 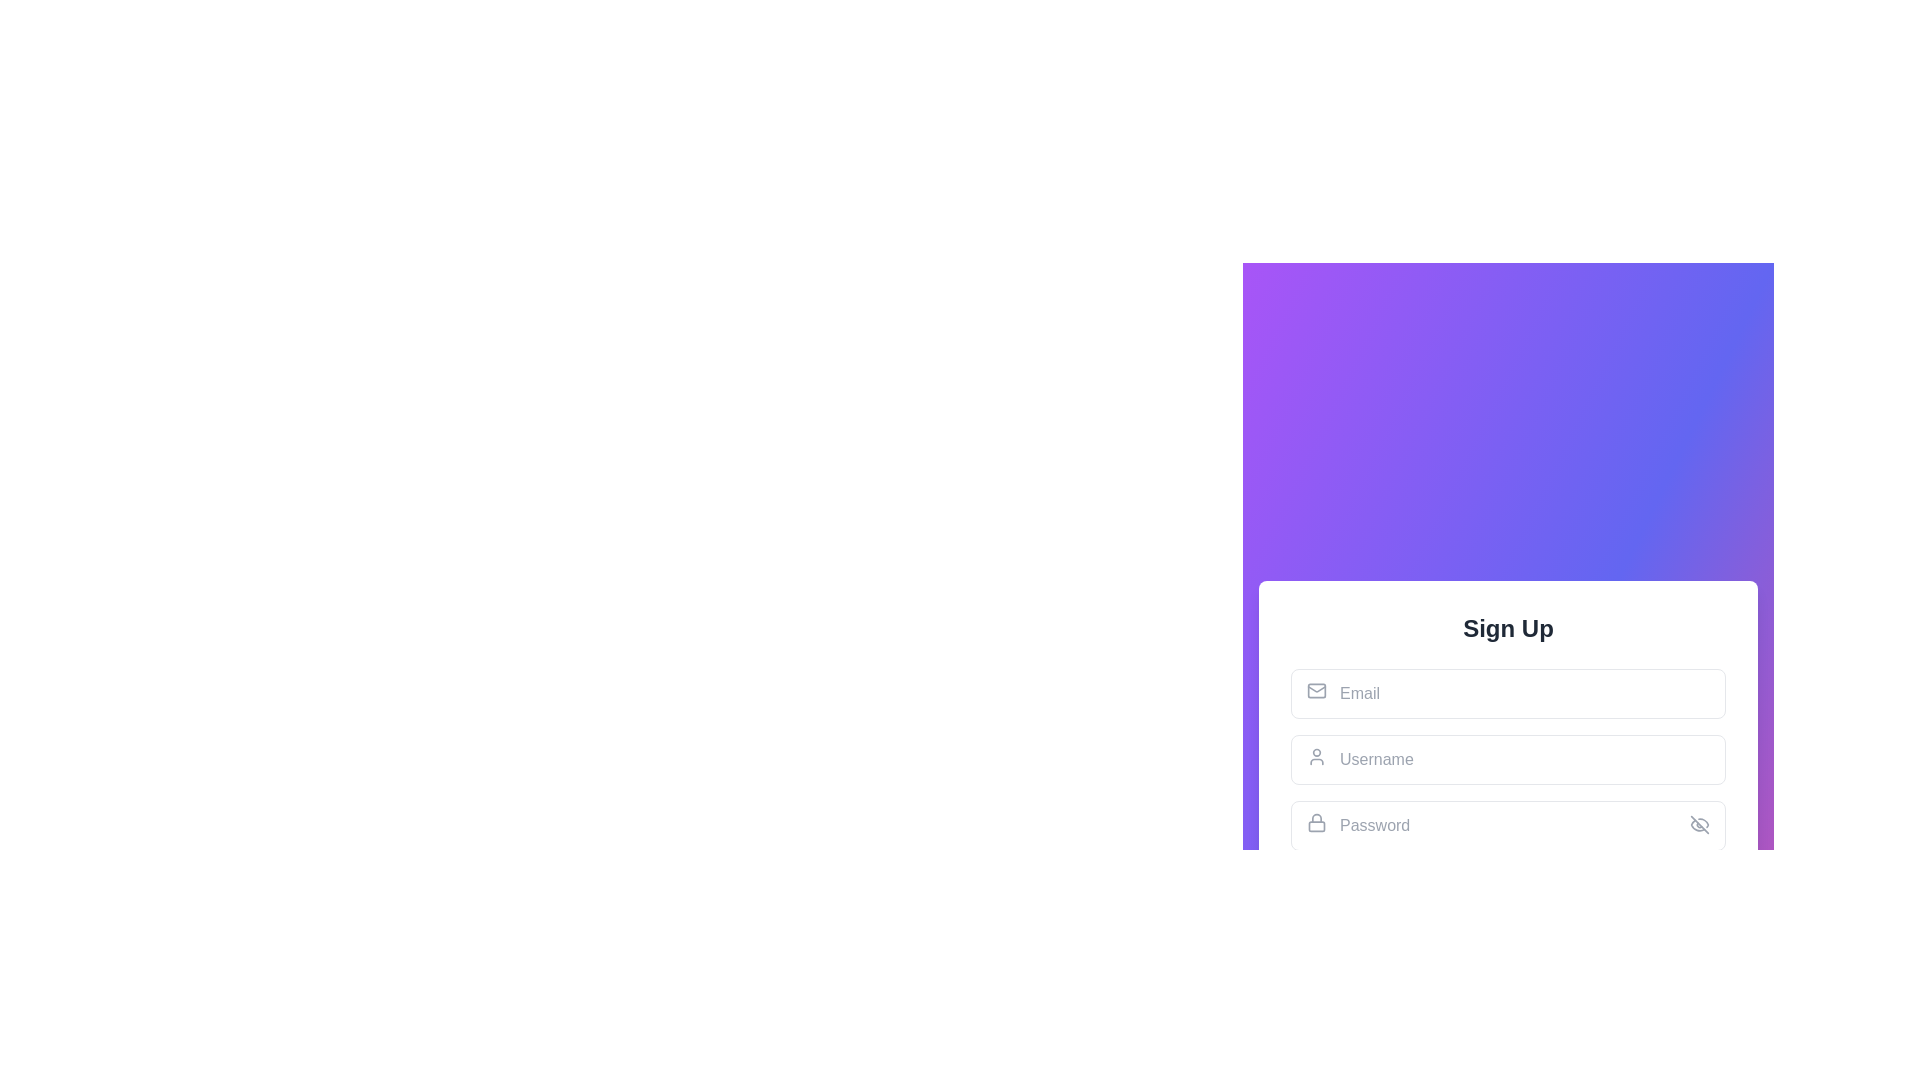 I want to click on the email input icon located to the left of the email input field in the 'Sign Up' form area, so click(x=1316, y=689).